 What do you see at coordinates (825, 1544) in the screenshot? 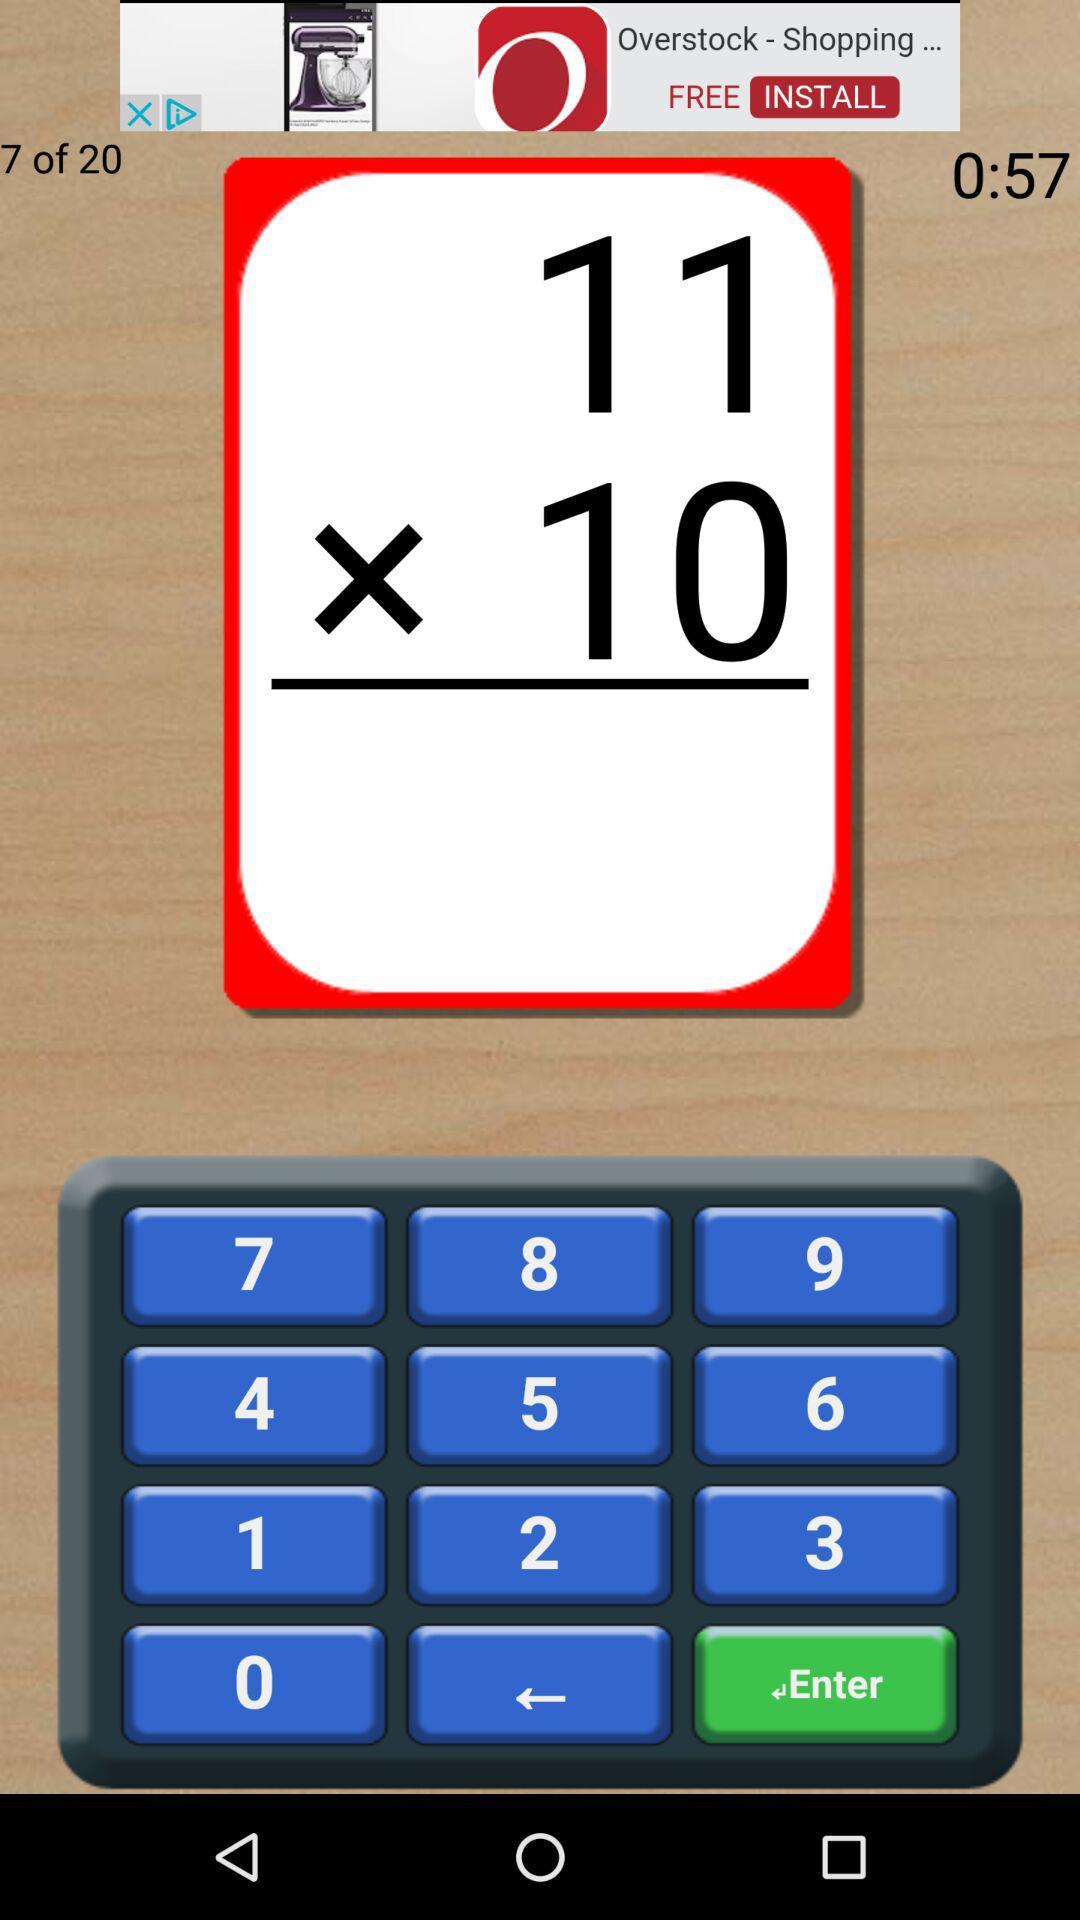
I see `the 3 button` at bounding box center [825, 1544].